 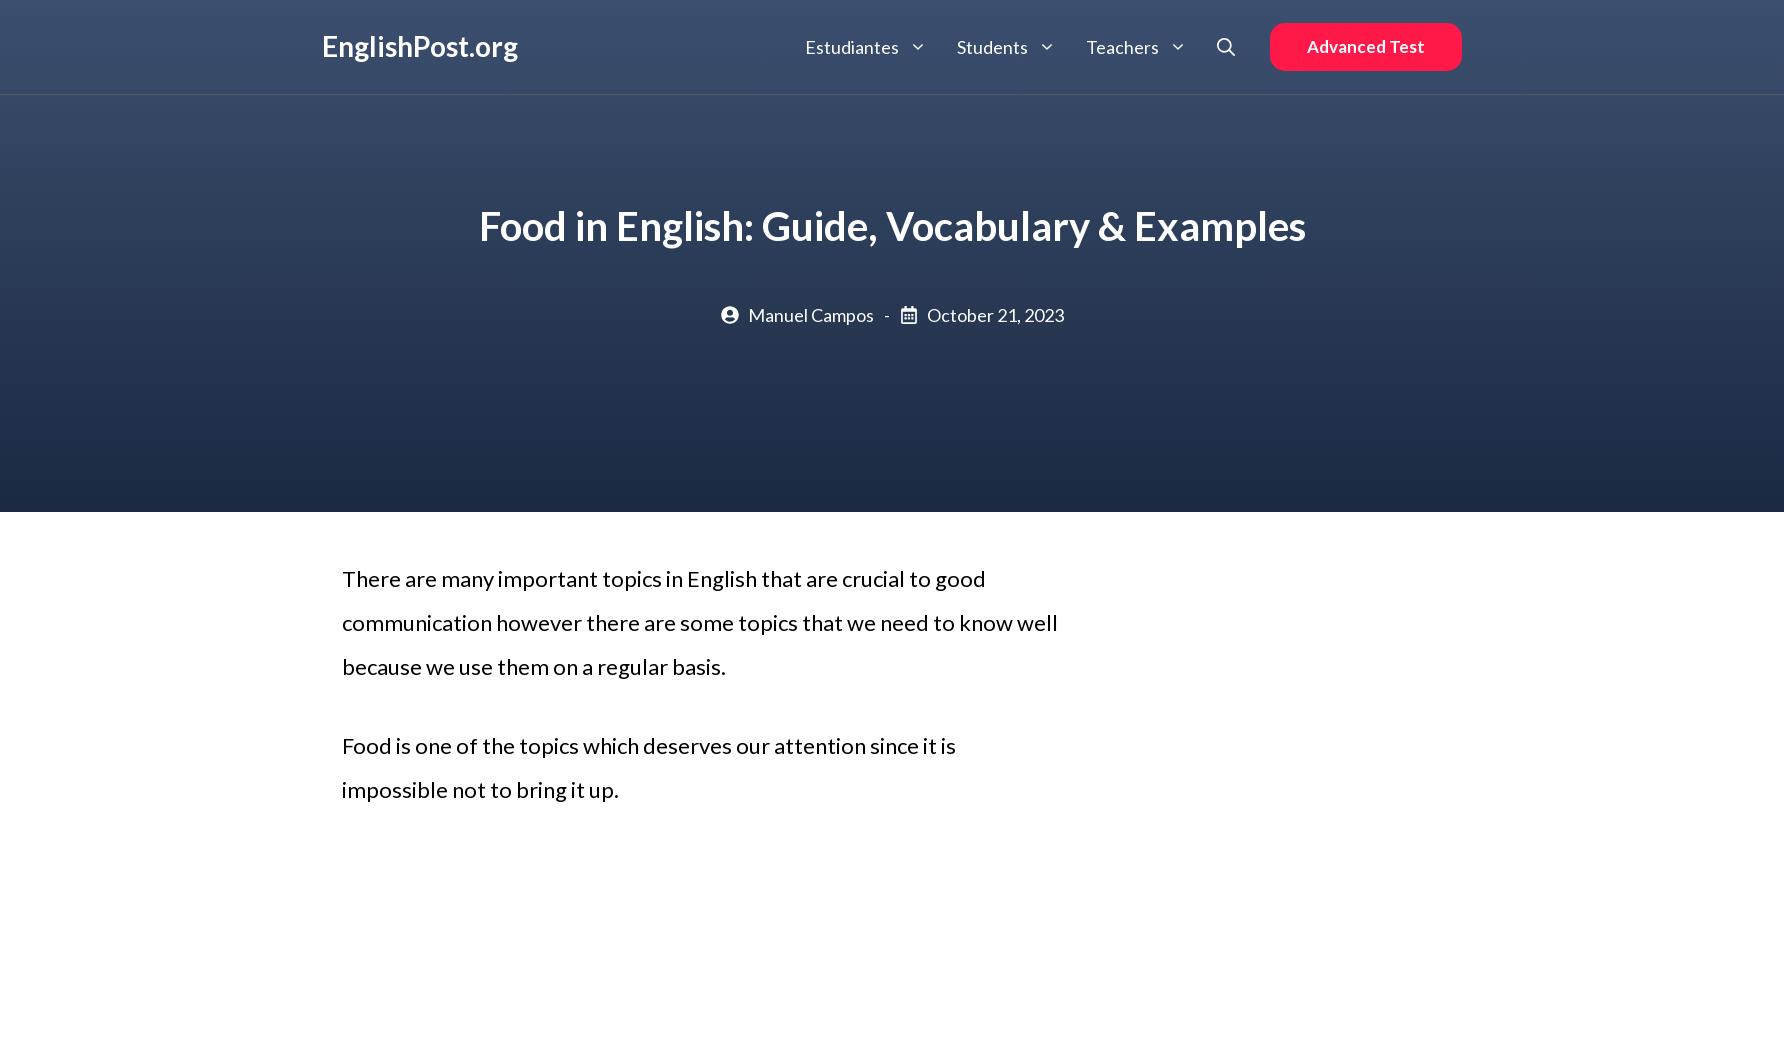 What do you see at coordinates (851, 45) in the screenshot?
I see `'Estudiantes'` at bounding box center [851, 45].